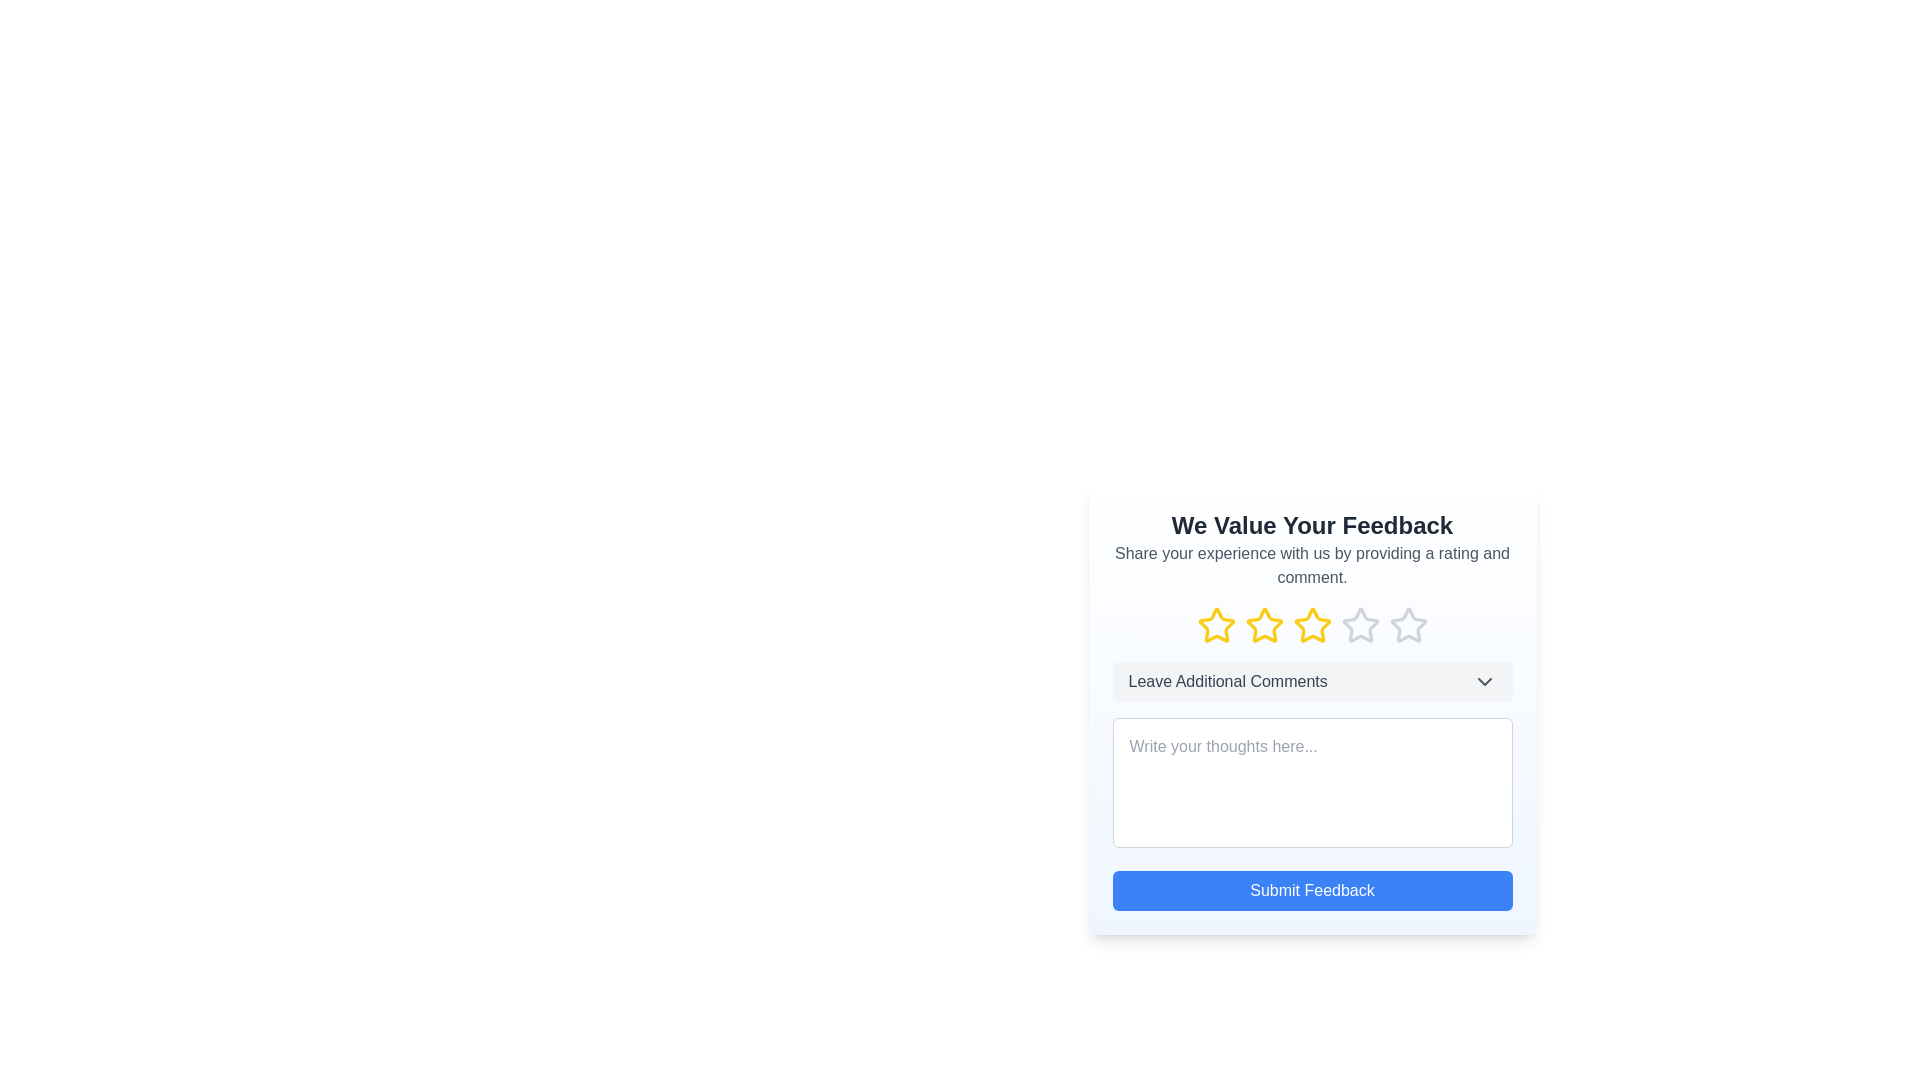 This screenshot has height=1080, width=1920. I want to click on the third star icon in the 5-star rating system, so click(1263, 624).